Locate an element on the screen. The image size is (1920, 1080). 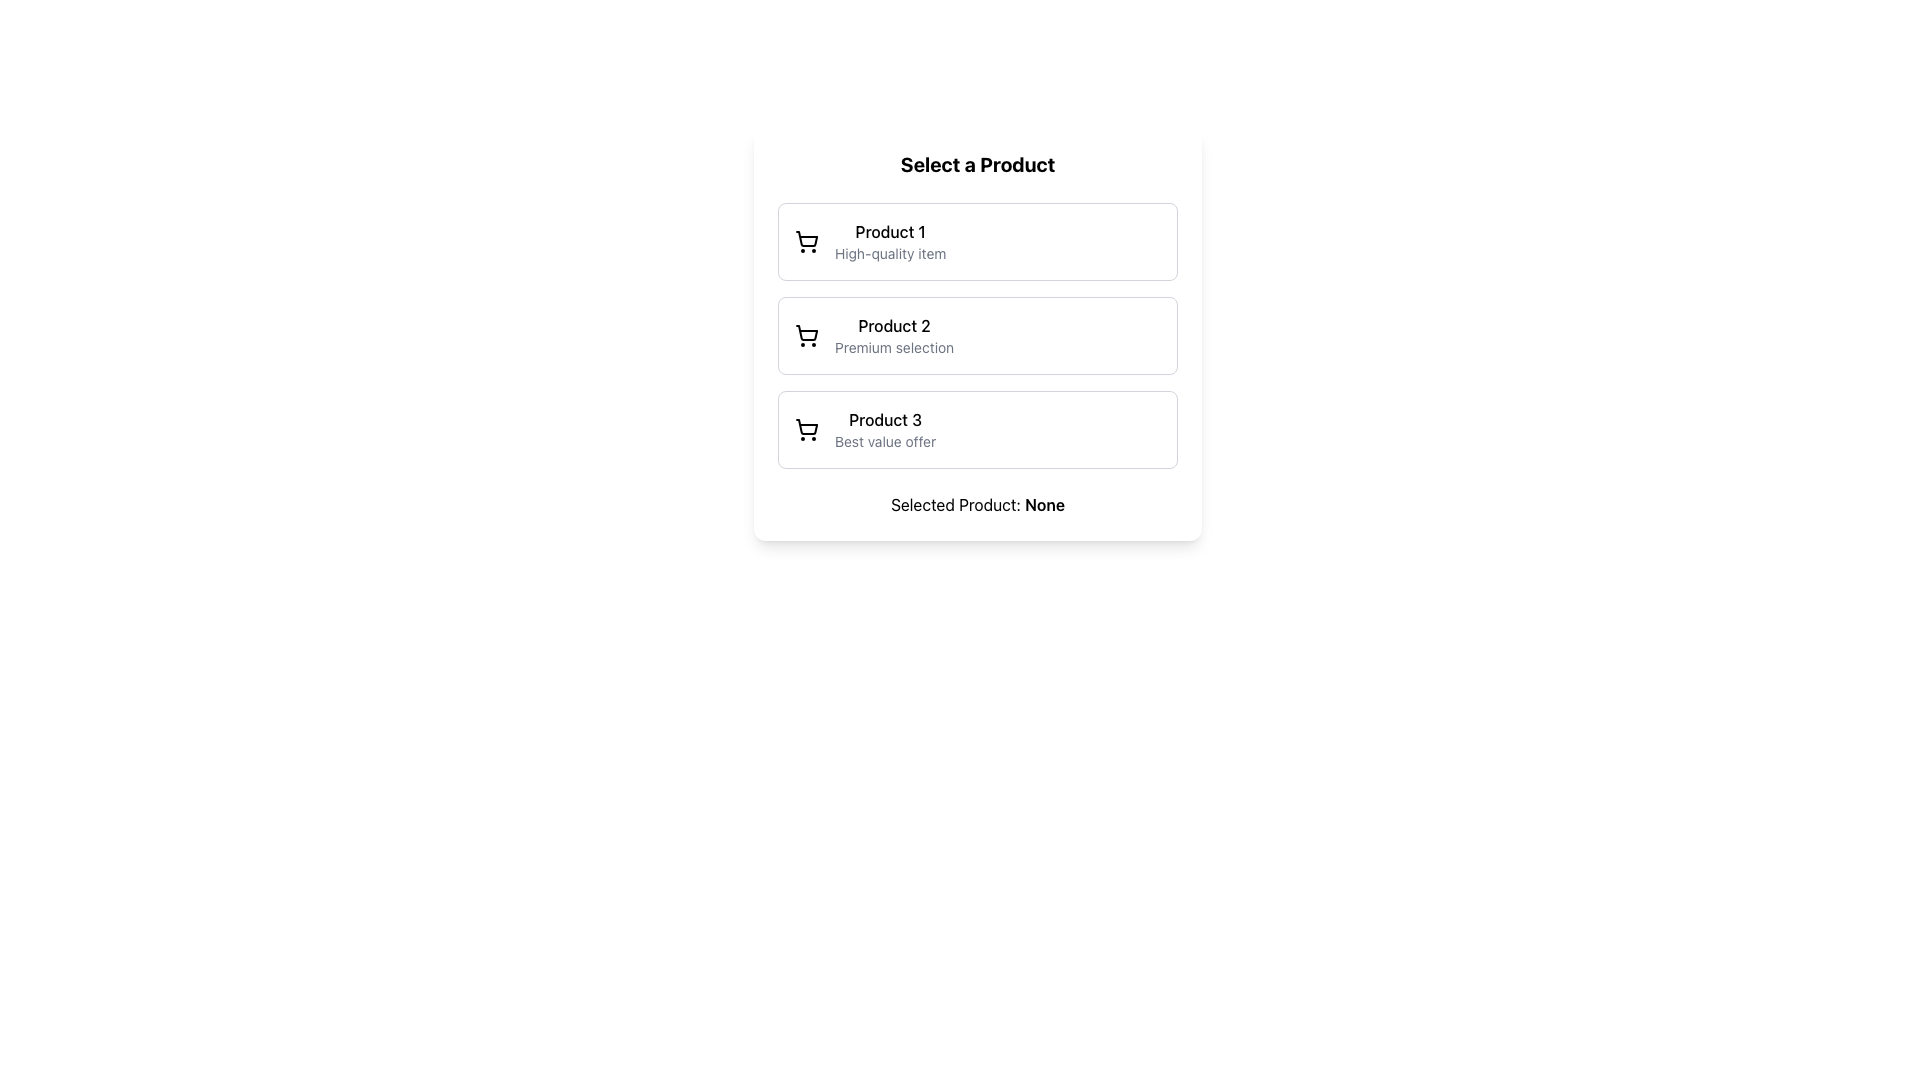
the text label displaying 'Premium selection', located beneath the title 'Product 2' in the second section of the card layout is located at coordinates (893, 346).